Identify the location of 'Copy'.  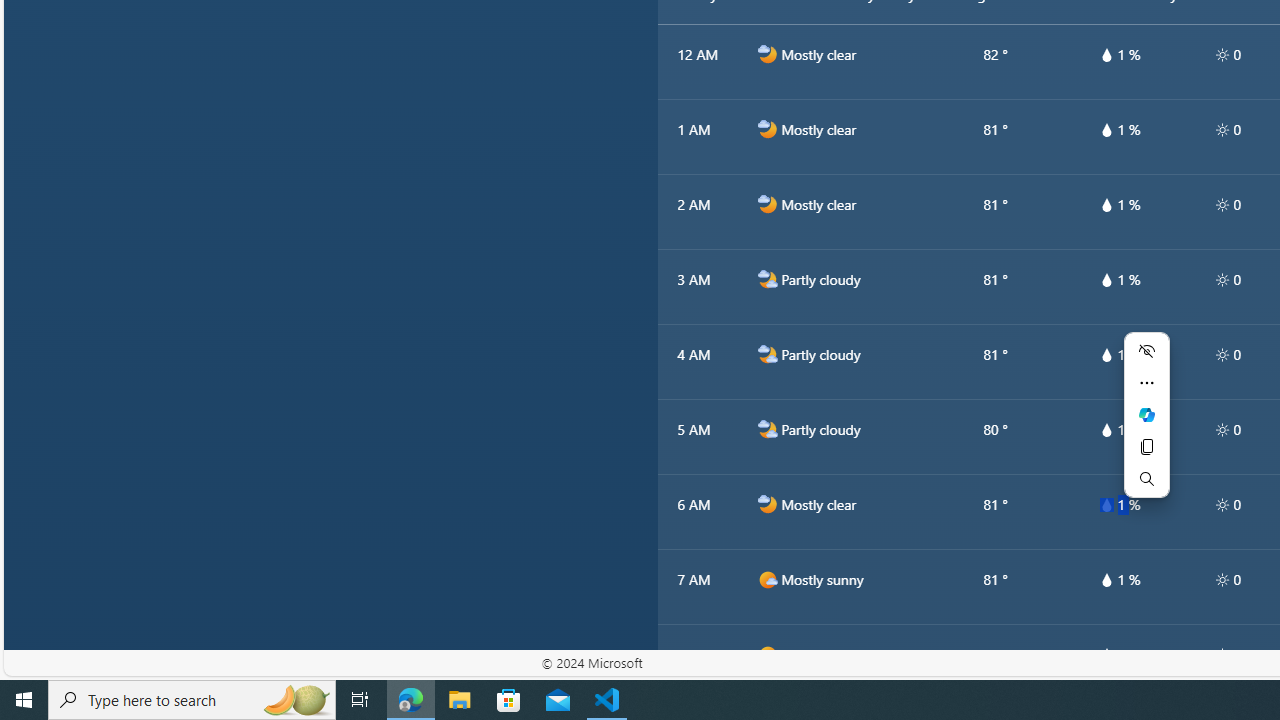
(1146, 446).